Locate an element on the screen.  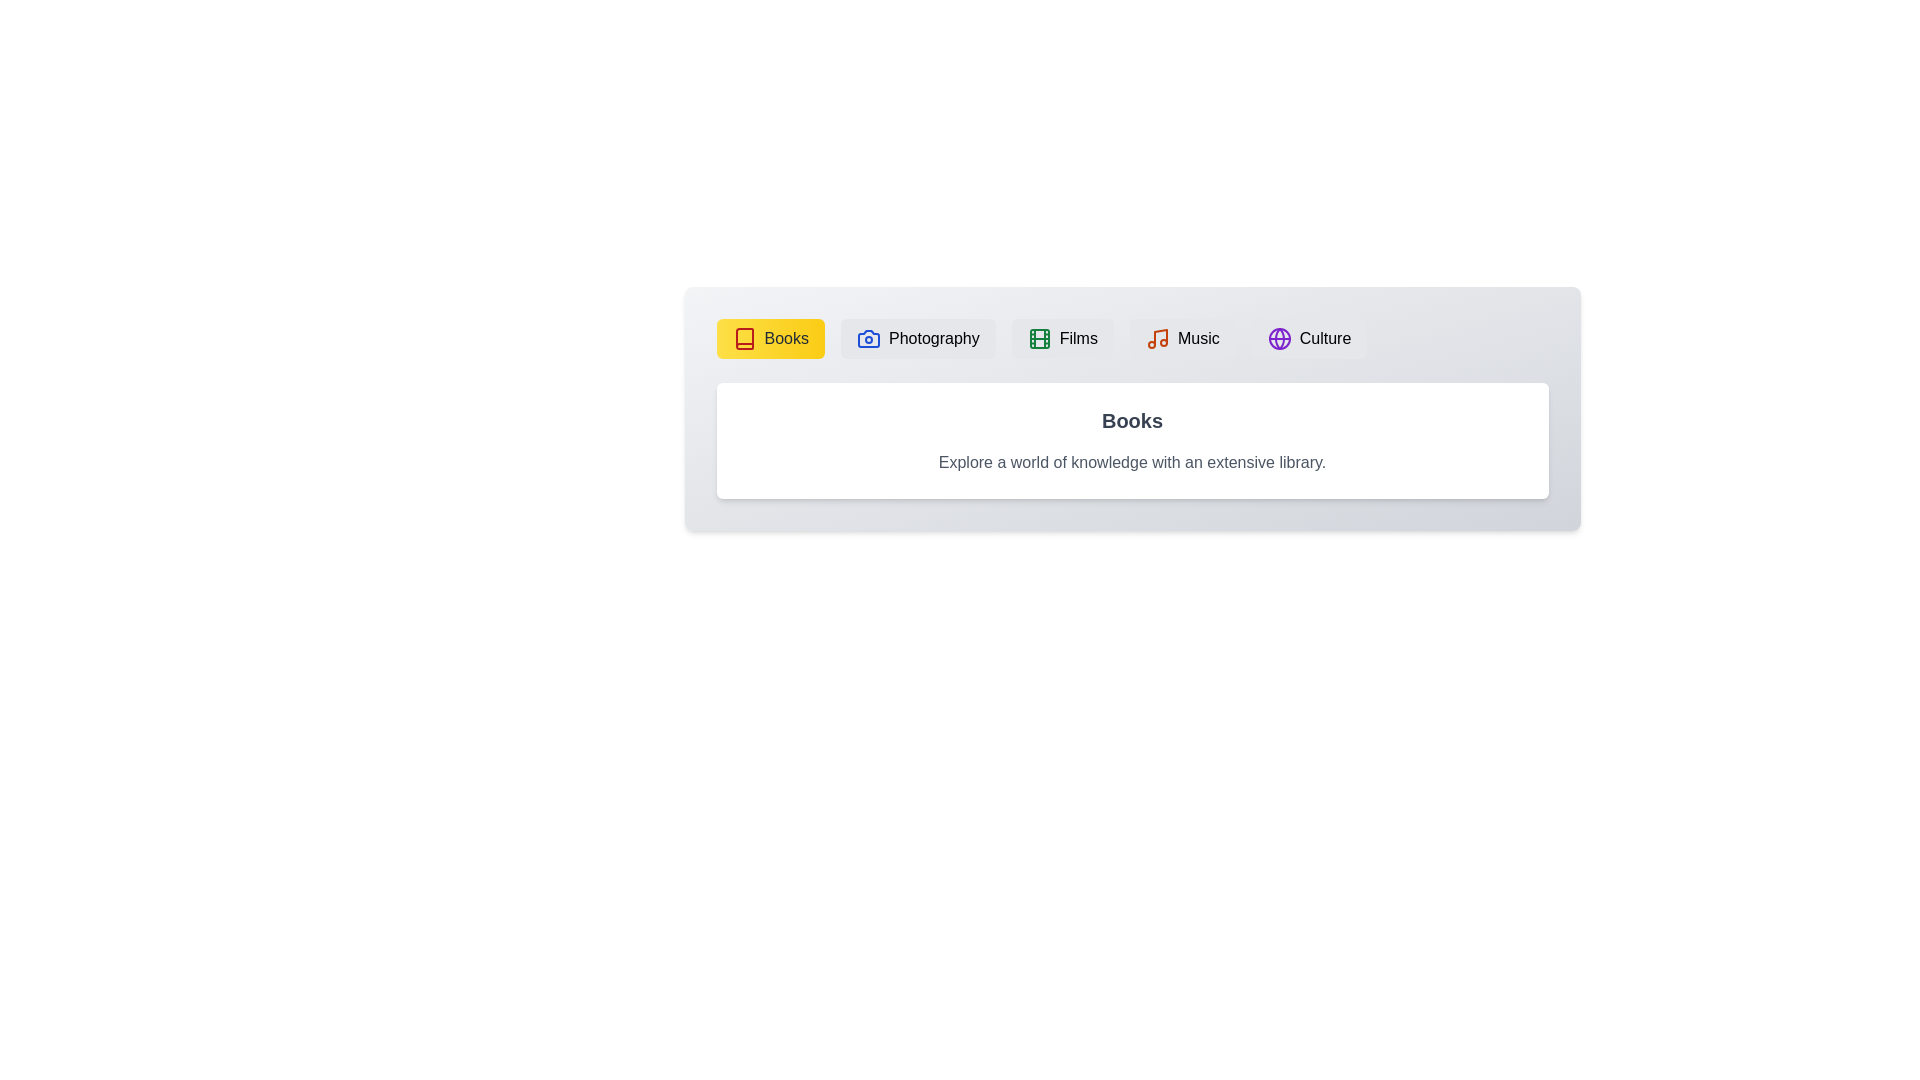
the tab labeled Culture is located at coordinates (1309, 338).